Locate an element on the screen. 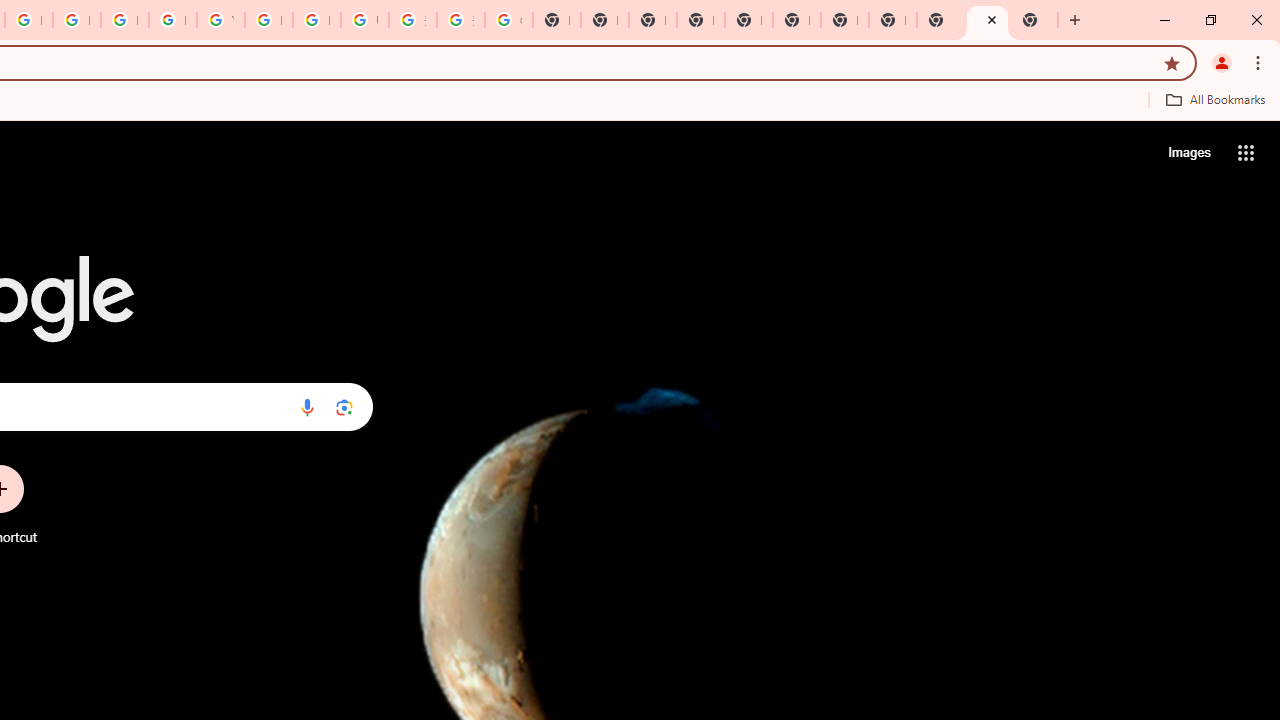  'YouTube' is located at coordinates (220, 20).